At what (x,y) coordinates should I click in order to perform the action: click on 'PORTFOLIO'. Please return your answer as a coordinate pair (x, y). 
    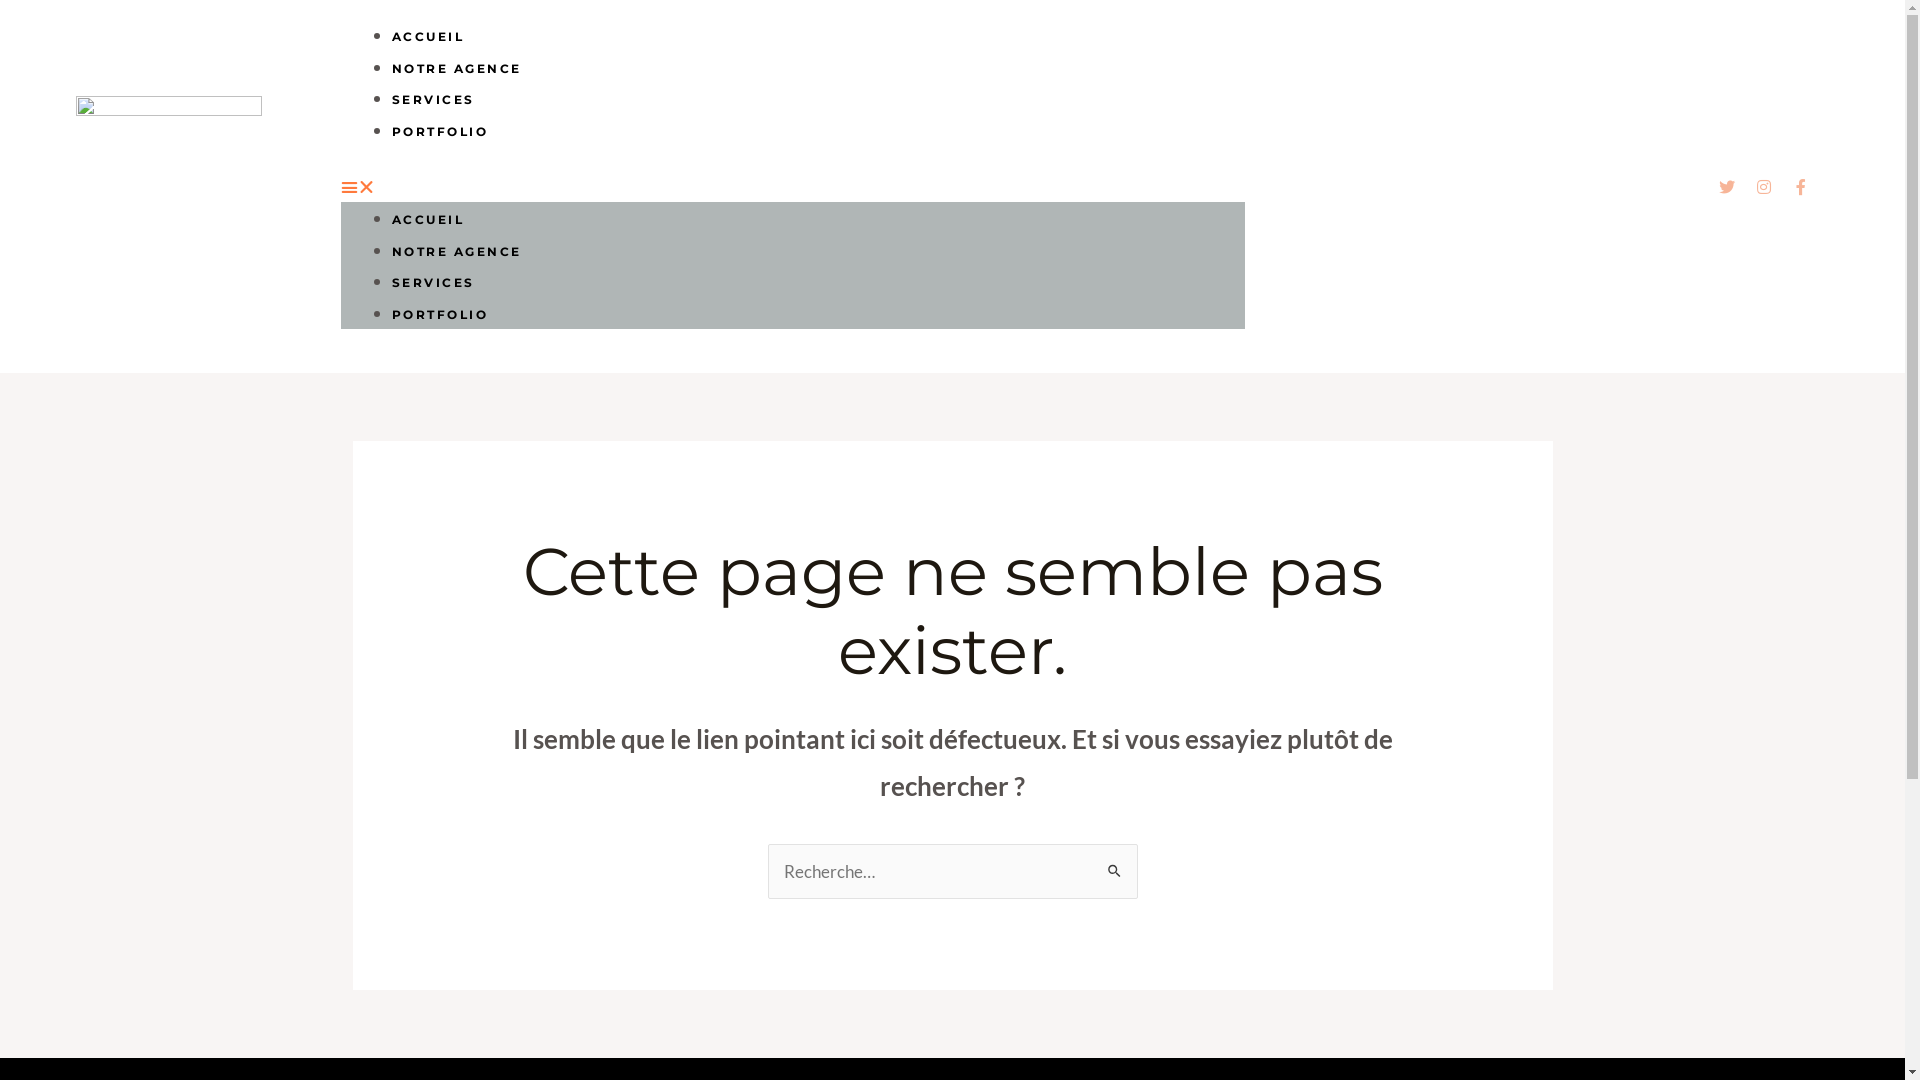
    Looking at the image, I should click on (392, 131).